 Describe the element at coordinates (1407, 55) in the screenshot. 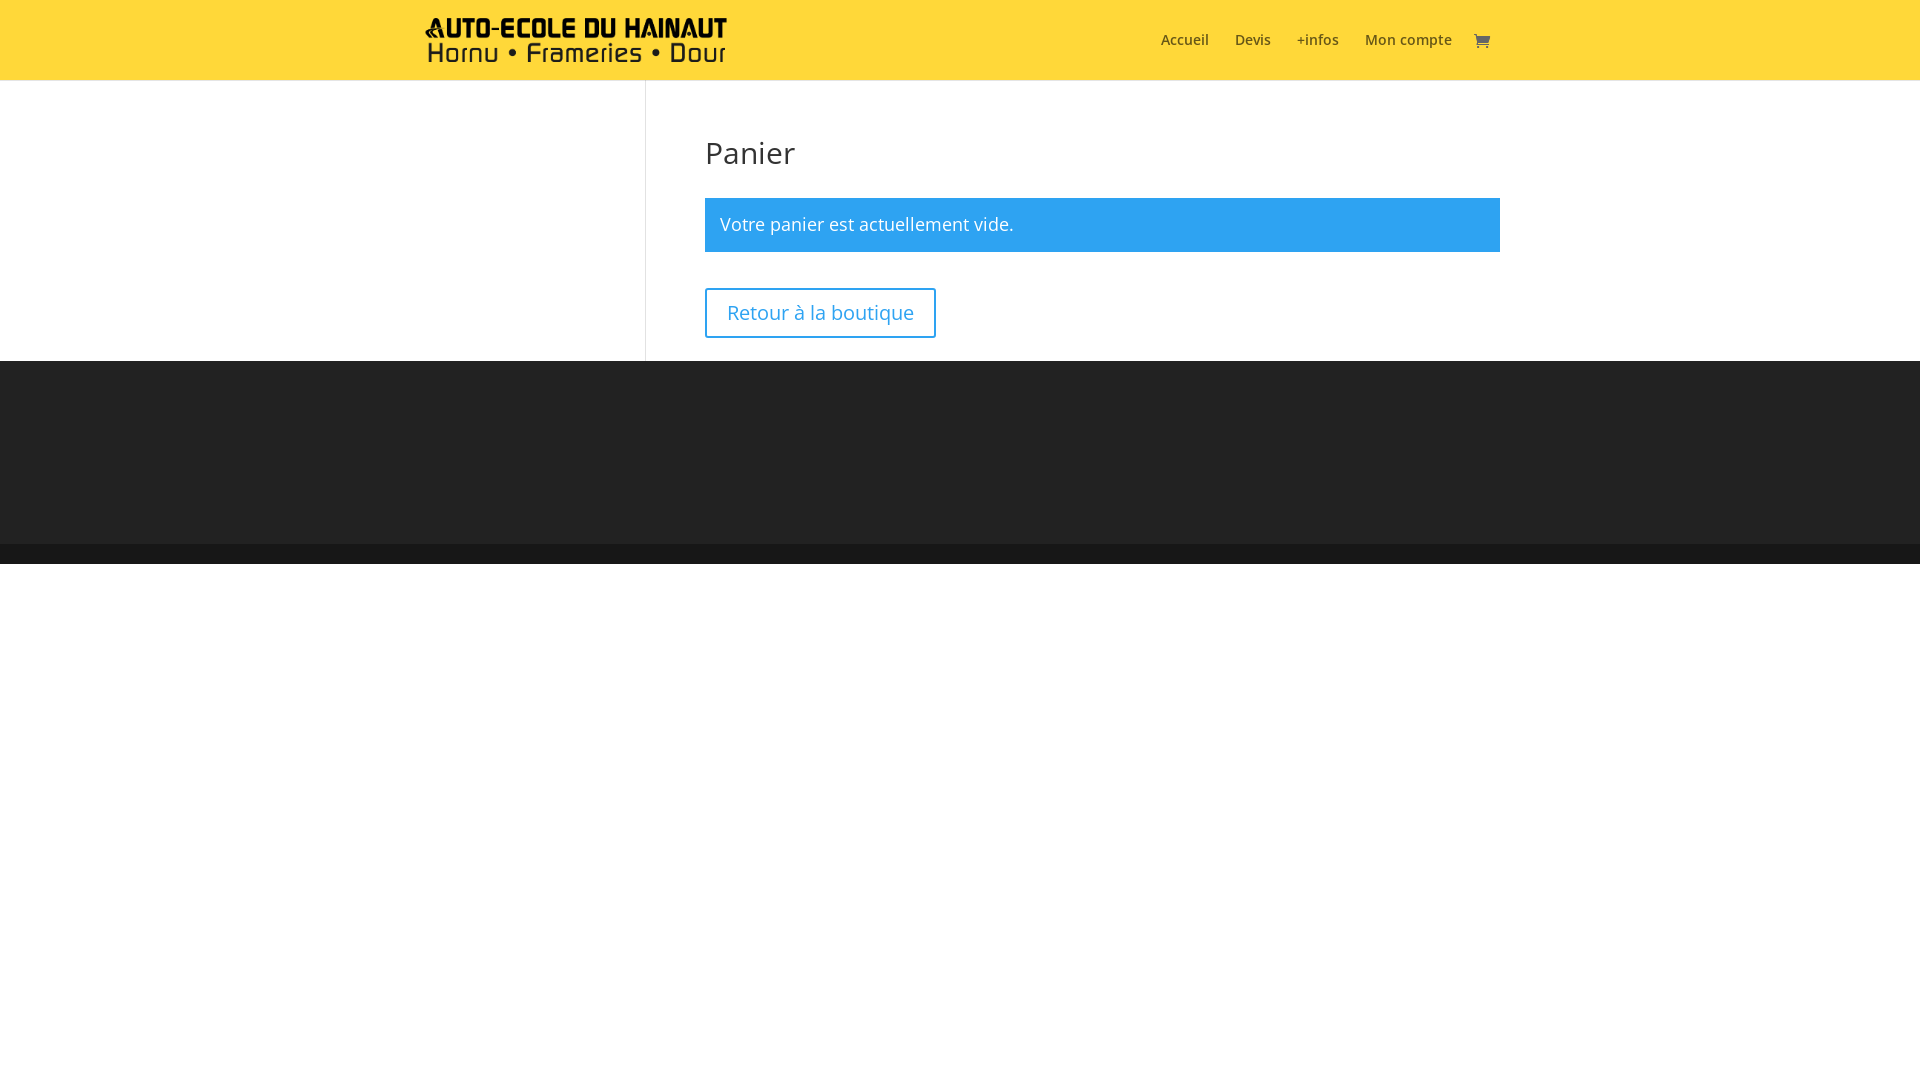

I see `'Mon compte'` at that location.